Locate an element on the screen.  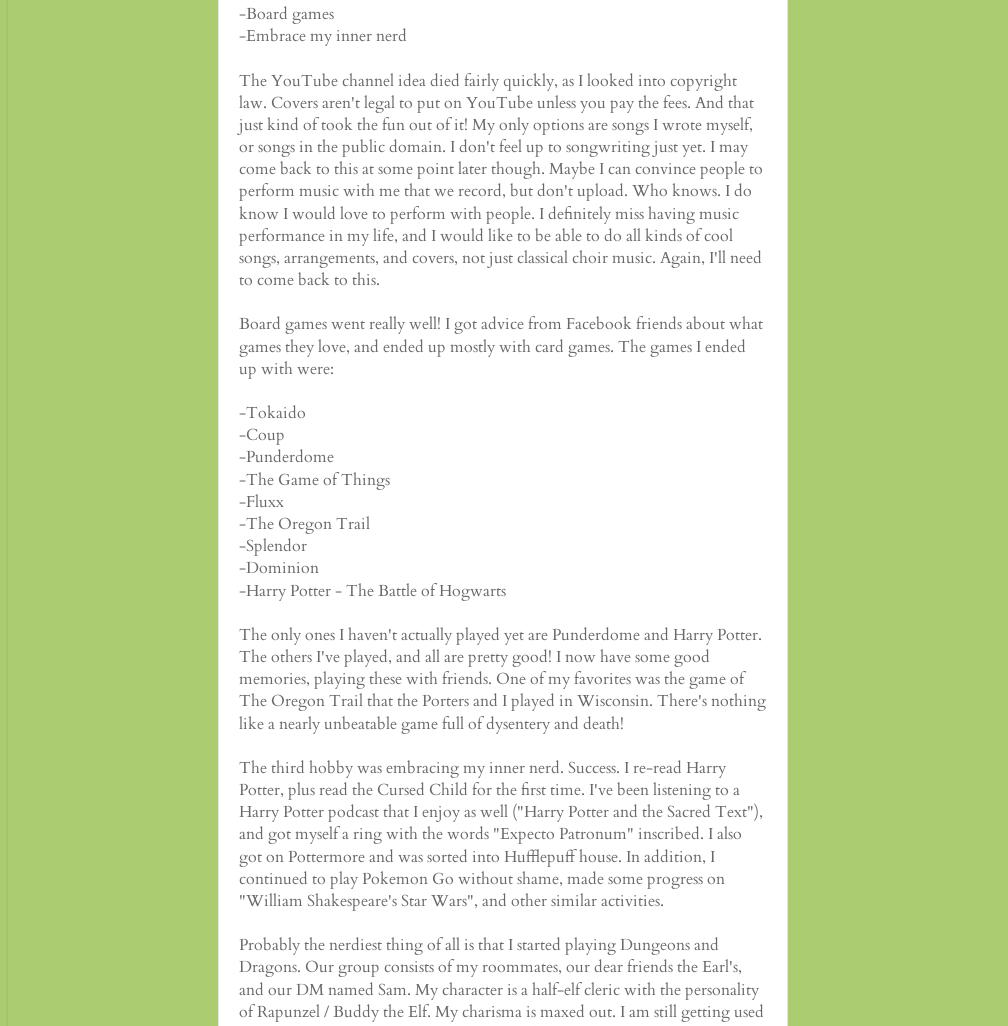
'The YouTube channel idea died fairly quickly, as I looked into copyright law. Covers aren't legal to put on YouTube unless you pay the fees. And that just kind of took the fun out of it! My only options are songs I wrote myself, or songs in the public domain. I don't feel up to songwriting just yet. I may come back to this at some point later though. Maybe I can convince people to perform music with me that we record, but don't upload. Who knows. I do know I would love to perform with people. I definitely miss having music performance in my life, and I would like to be able to do all kinds of cool songs, arrangements, and covers, not just classical choir music. Again, I'll need to come back to this.' is located at coordinates (238, 178).